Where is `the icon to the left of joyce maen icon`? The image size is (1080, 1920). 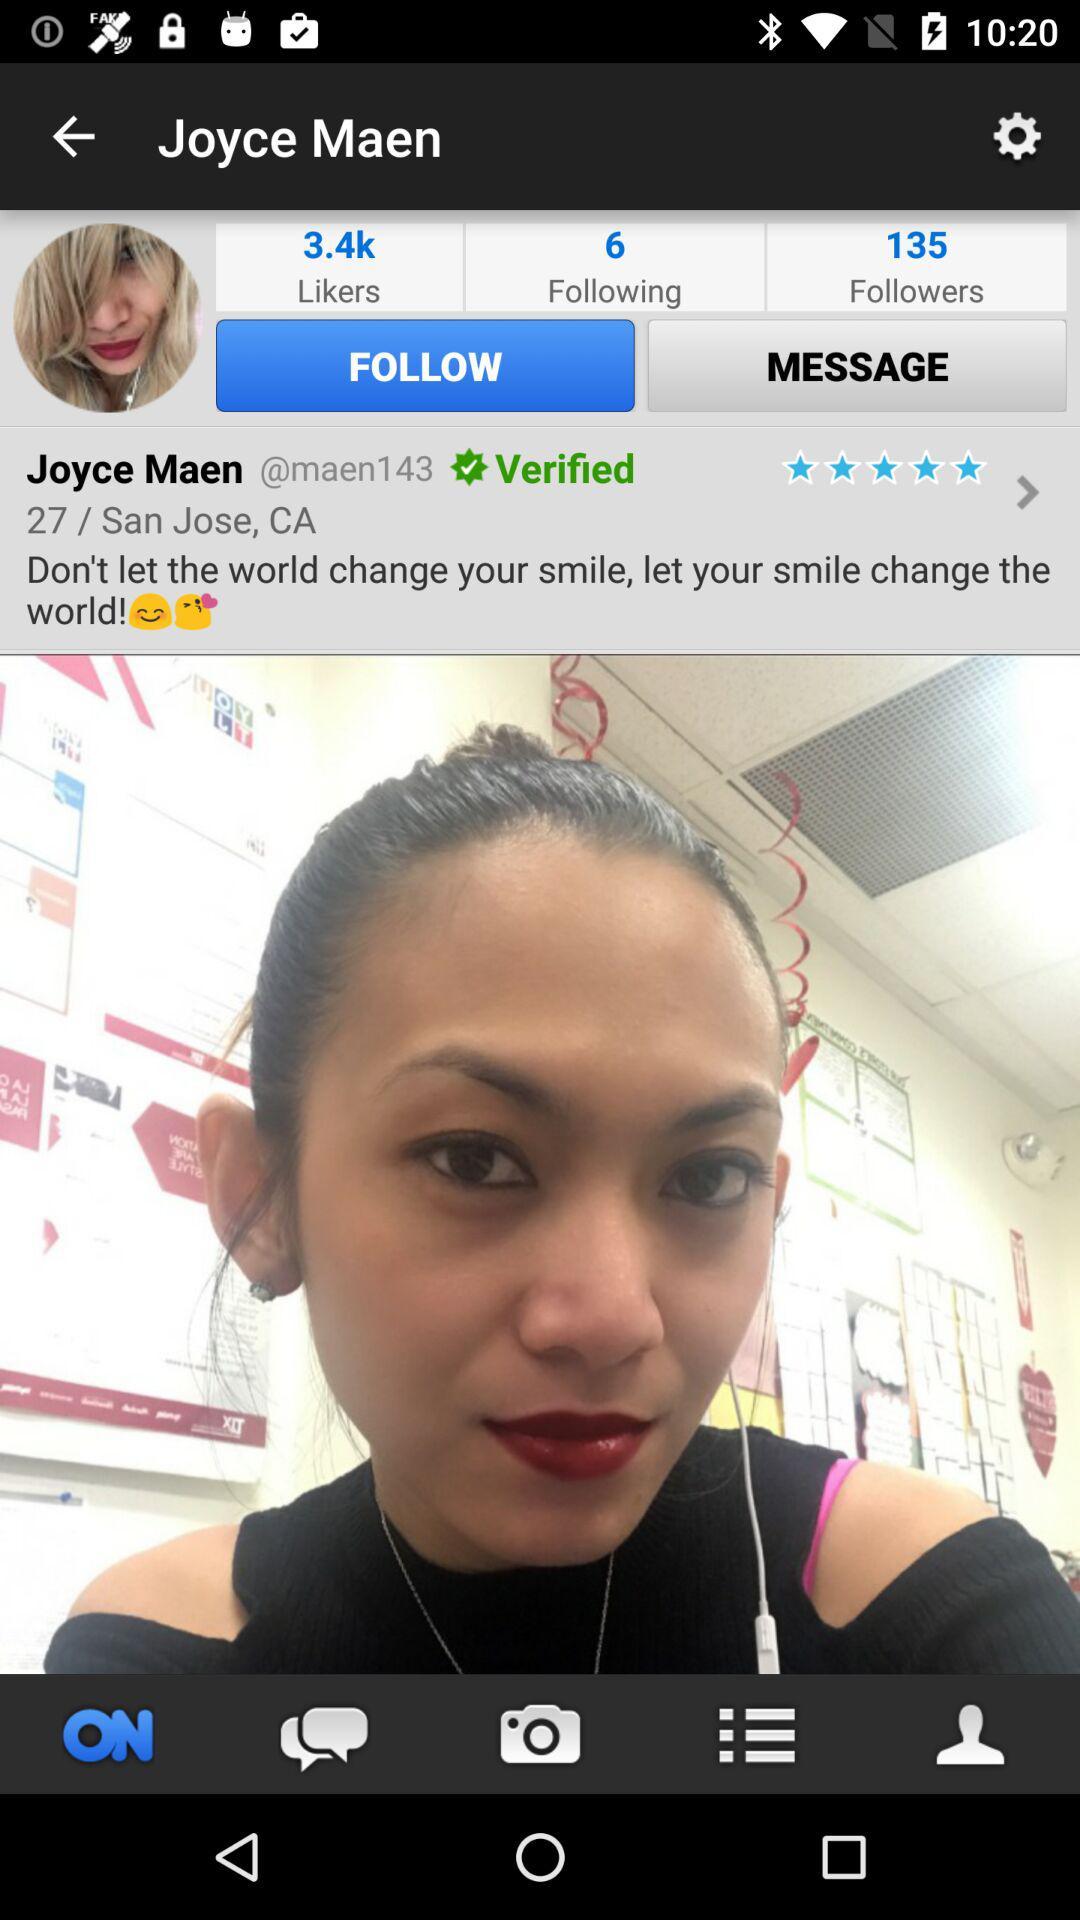 the icon to the left of joyce maen icon is located at coordinates (72, 135).